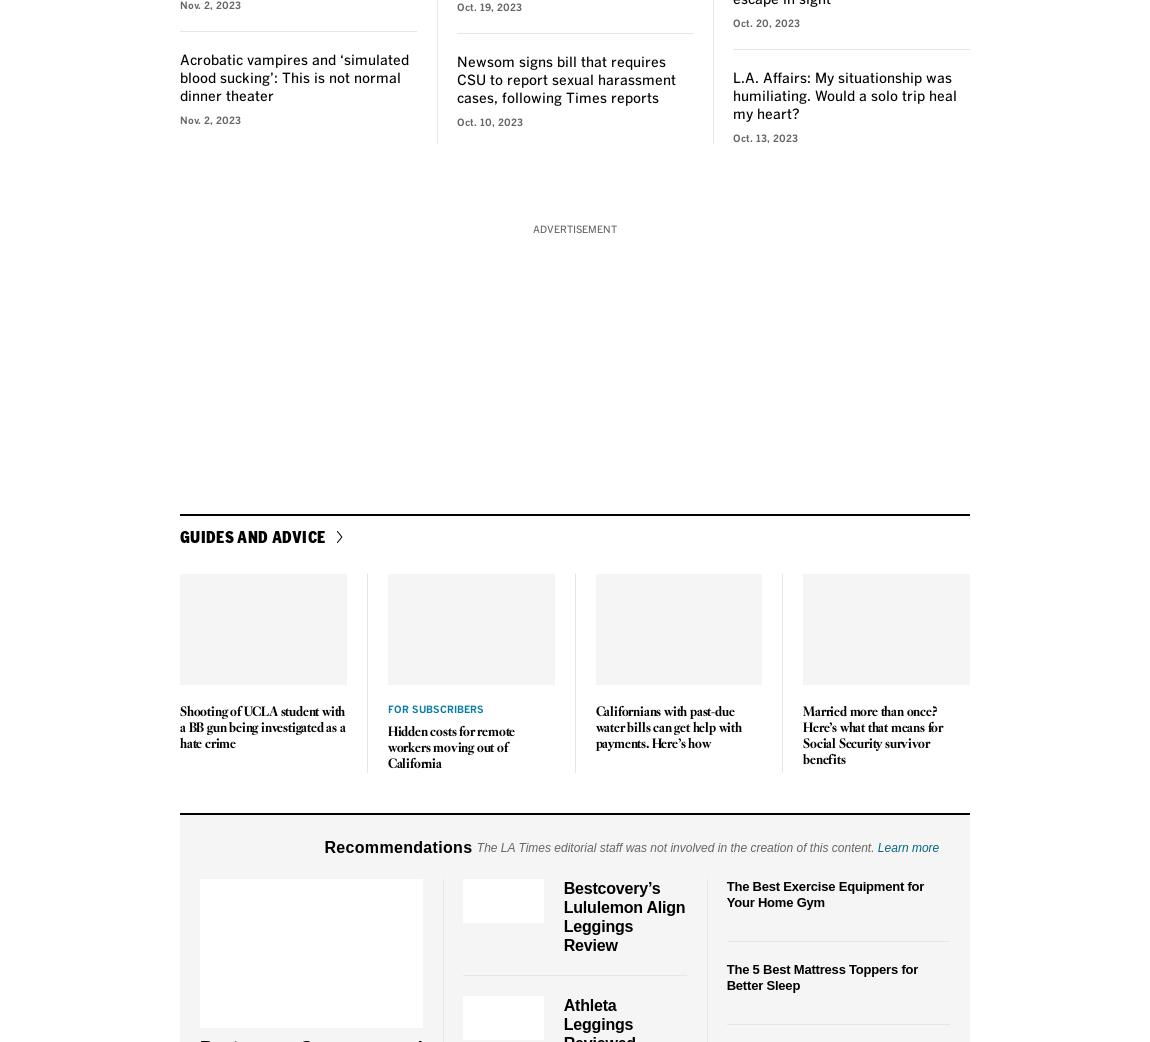 Image resolution: width=1150 pixels, height=1042 pixels. What do you see at coordinates (667, 726) in the screenshot?
I see `'Californians with past-due water bills can get help with payments. Here’s how'` at bounding box center [667, 726].